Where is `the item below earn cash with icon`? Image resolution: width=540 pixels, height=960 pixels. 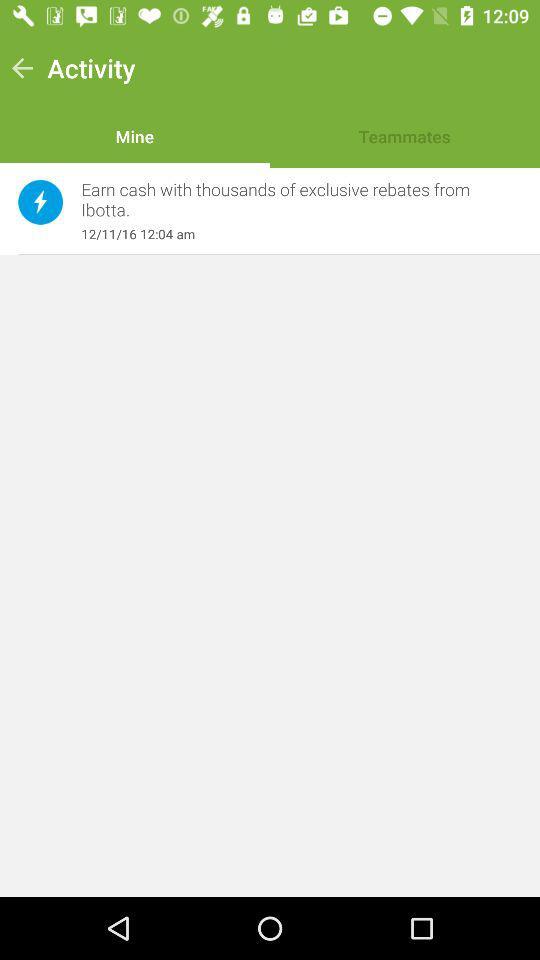 the item below earn cash with icon is located at coordinates (290, 234).